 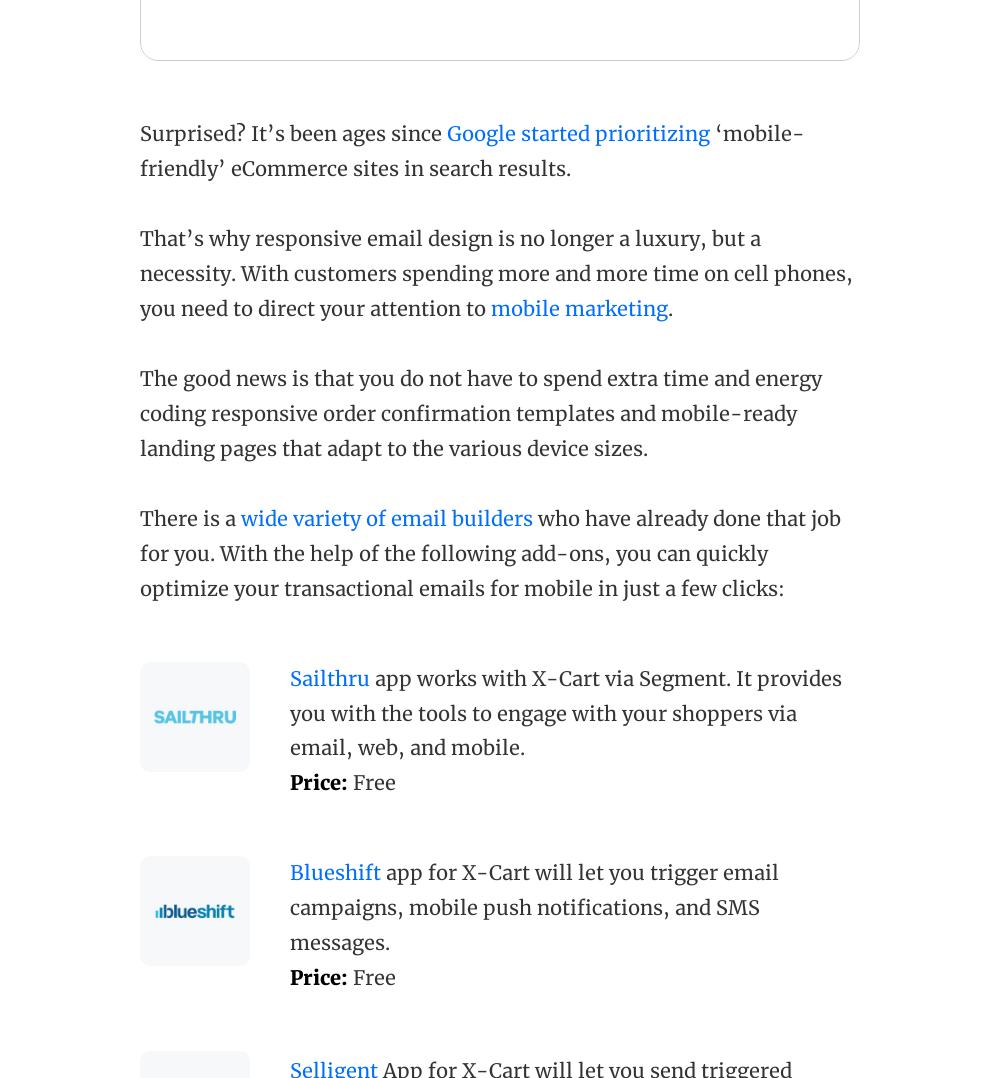 I want to click on 'app works with X-Cart via Segment. It provides you with the tools to engage with your shoppers via email, web, and mobile.', so click(x=565, y=711).